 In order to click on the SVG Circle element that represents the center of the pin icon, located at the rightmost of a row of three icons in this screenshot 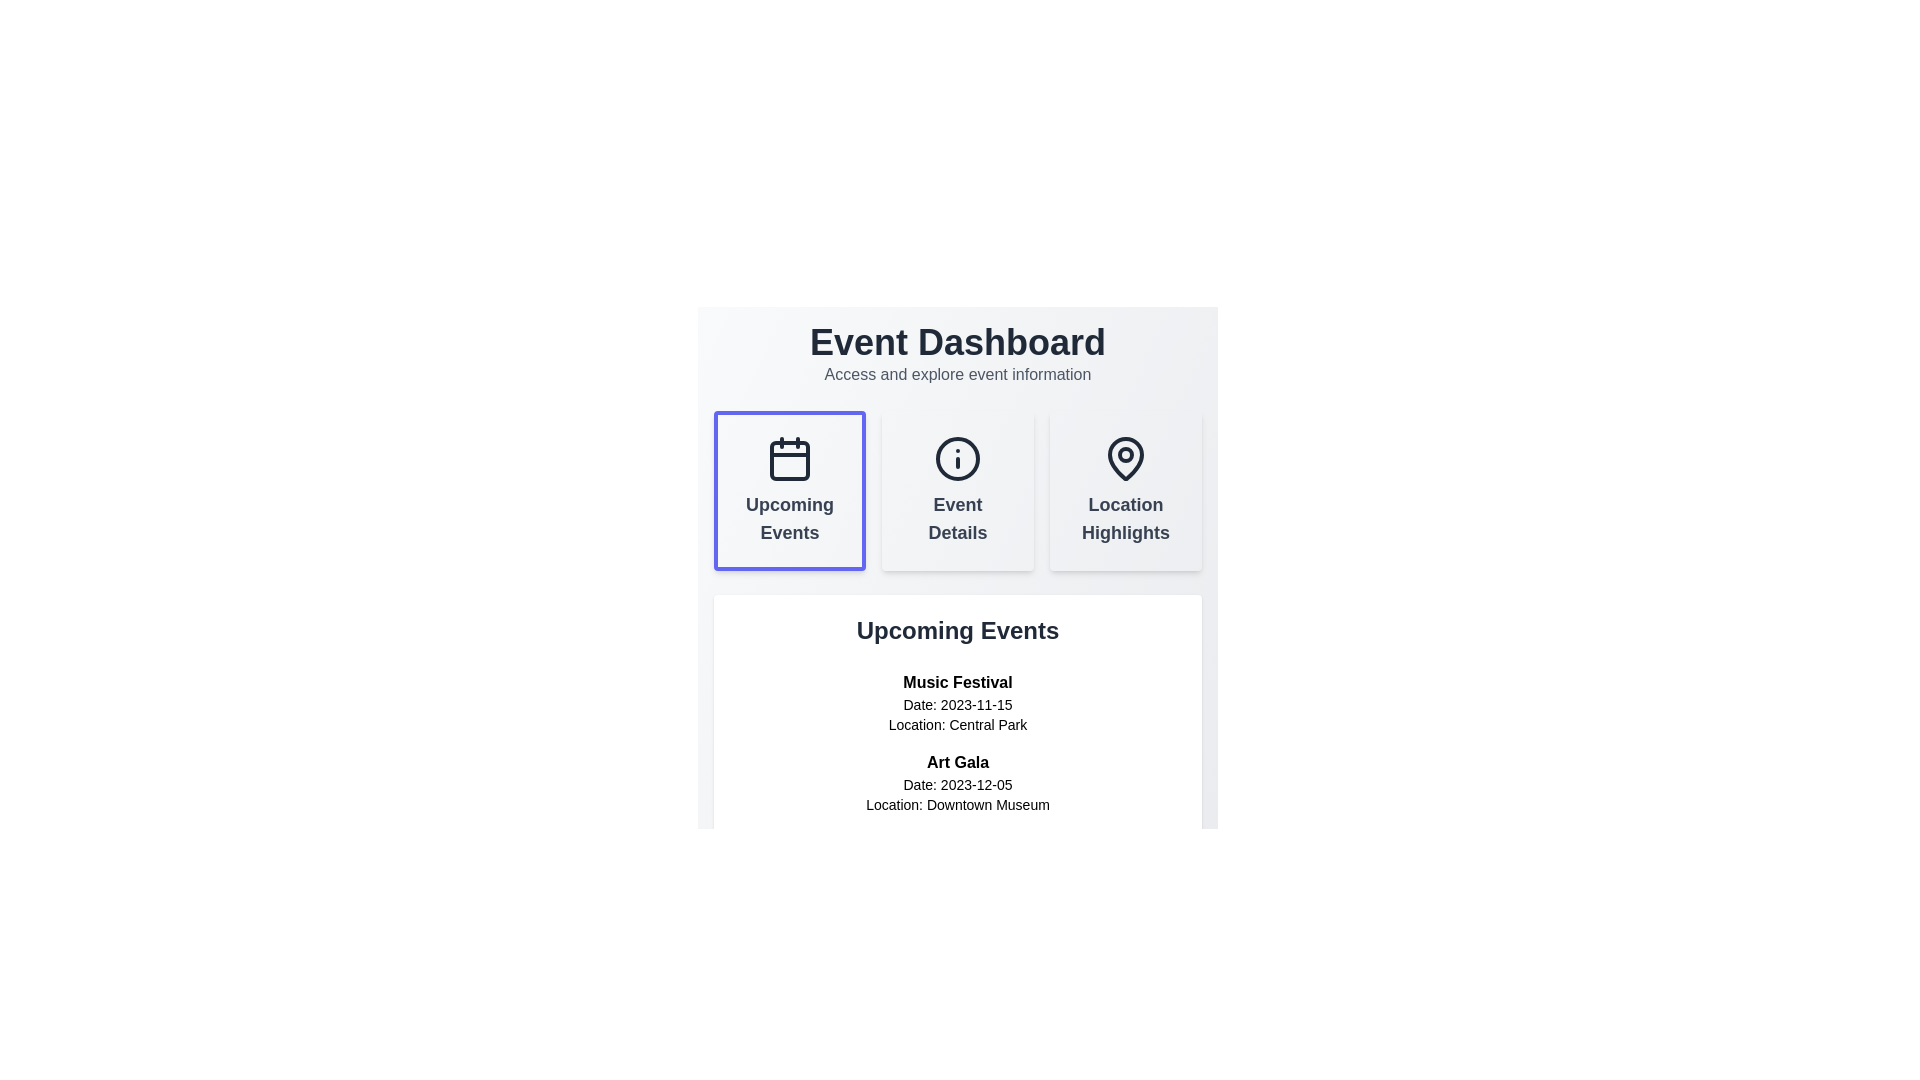, I will do `click(1126, 455)`.